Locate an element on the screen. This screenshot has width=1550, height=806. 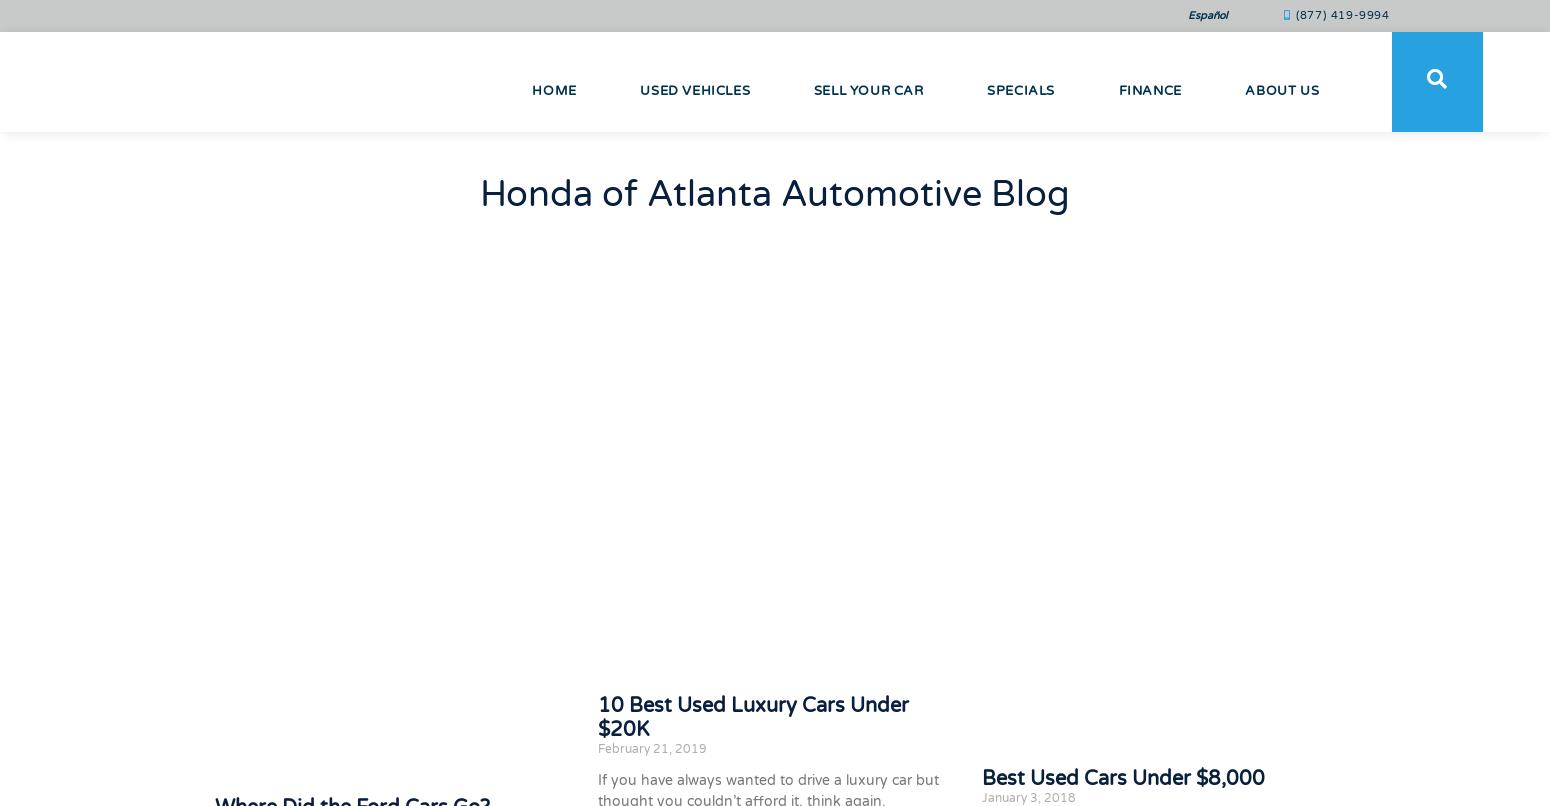
'Home' is located at coordinates (553, 89).